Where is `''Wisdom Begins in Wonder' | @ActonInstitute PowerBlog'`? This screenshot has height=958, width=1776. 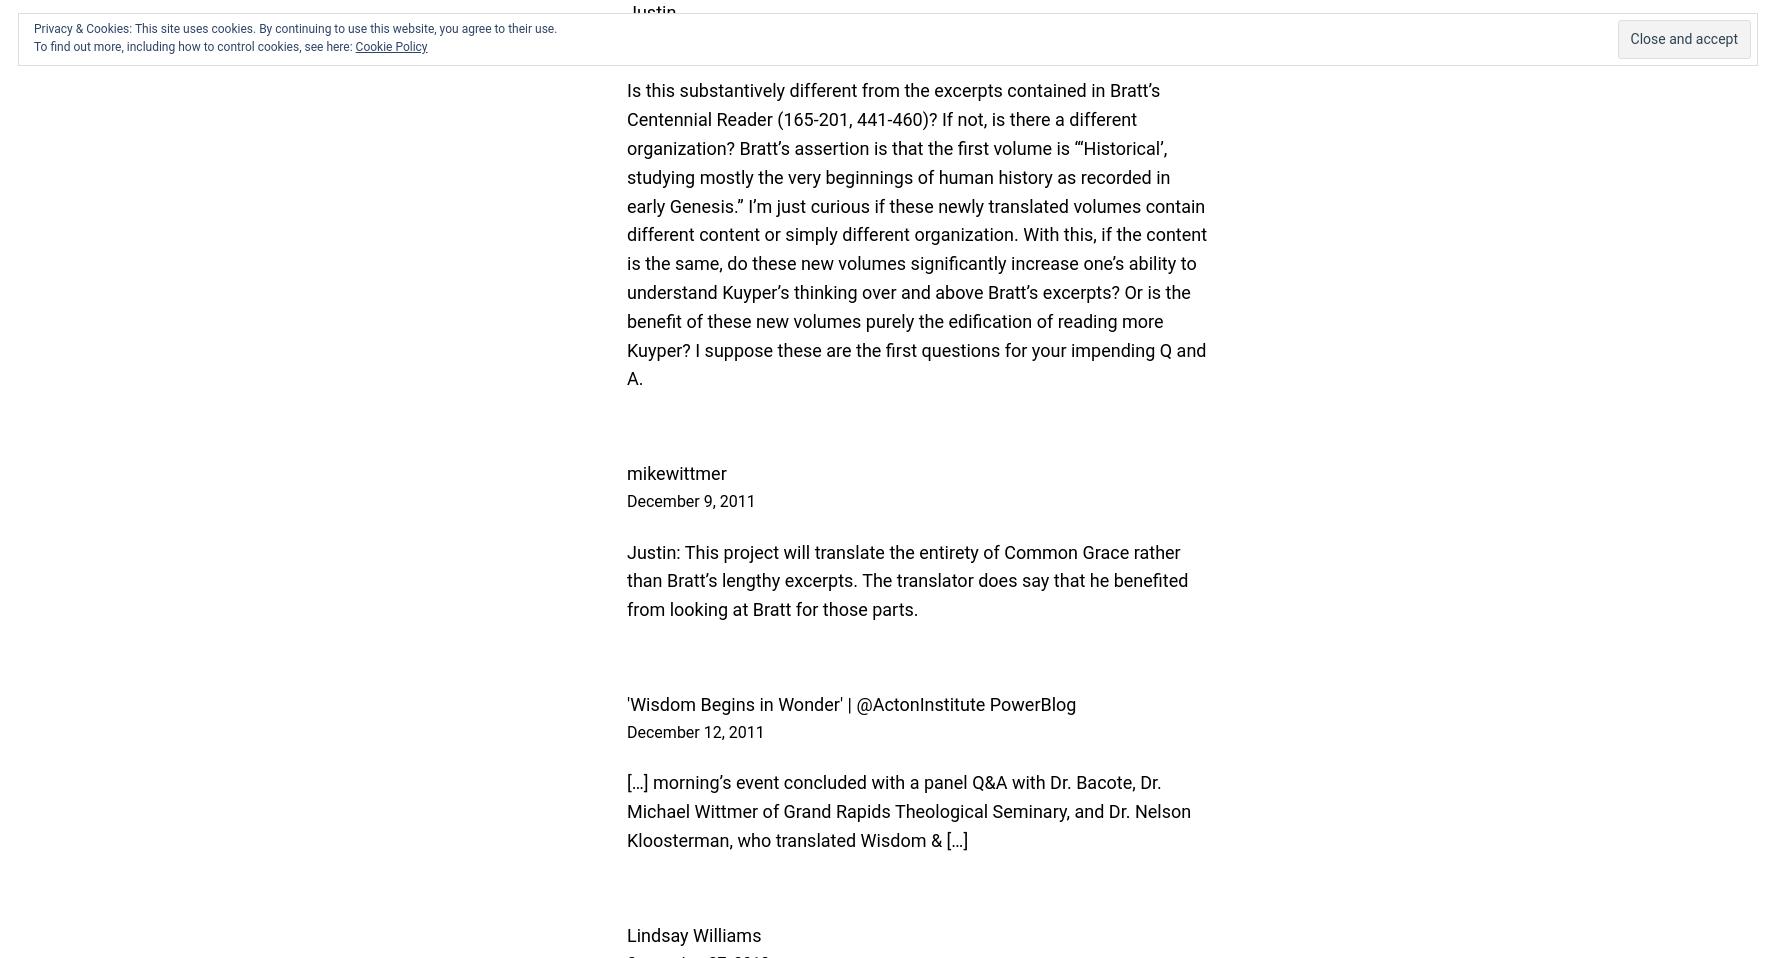 ''Wisdom Begins in Wonder' | @ActonInstitute PowerBlog' is located at coordinates (851, 702).